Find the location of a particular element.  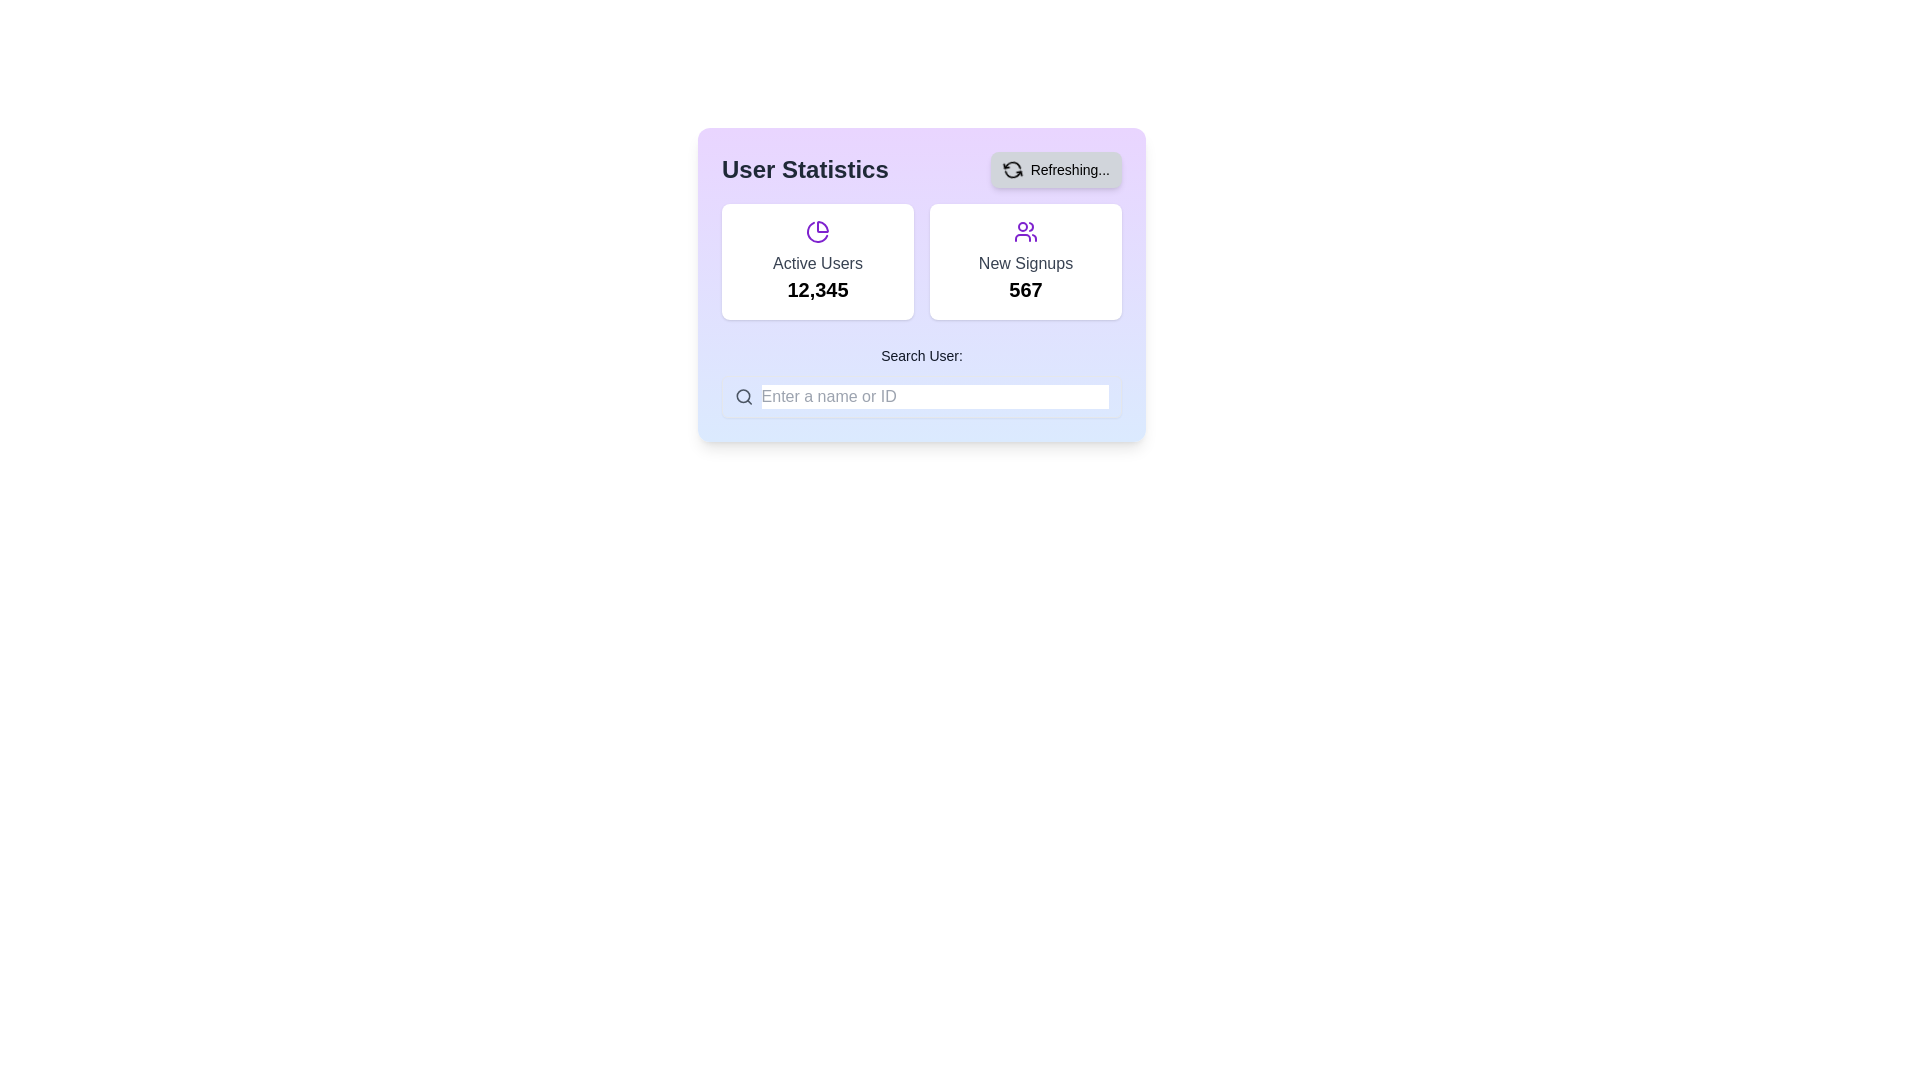

the decorative icon representing user signups located in the 'New Signups' card, which is positioned above the text '567' and centrally aligned with the card's title is located at coordinates (1026, 230).